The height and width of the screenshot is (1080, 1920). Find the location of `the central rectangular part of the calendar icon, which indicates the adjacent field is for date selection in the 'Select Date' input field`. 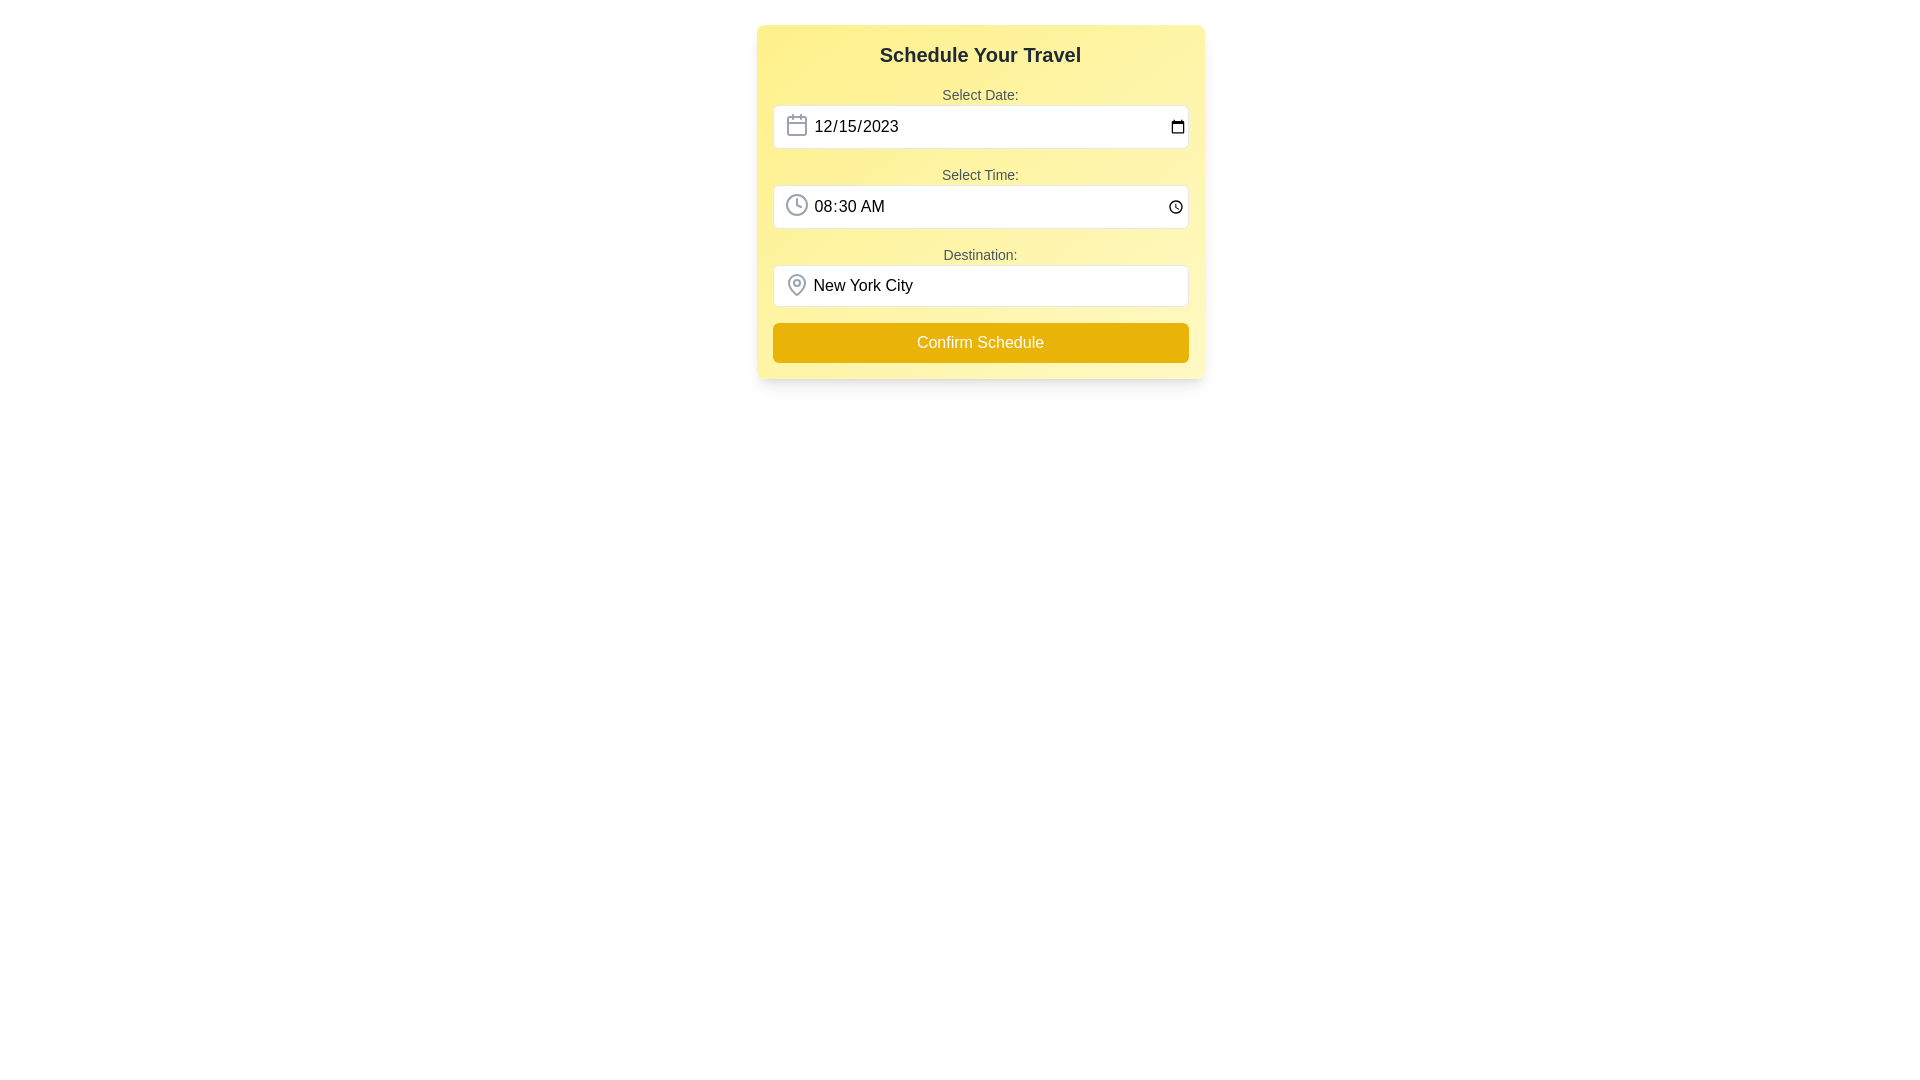

the central rectangular part of the calendar icon, which indicates the adjacent field is for date selection in the 'Select Date' input field is located at coordinates (795, 126).